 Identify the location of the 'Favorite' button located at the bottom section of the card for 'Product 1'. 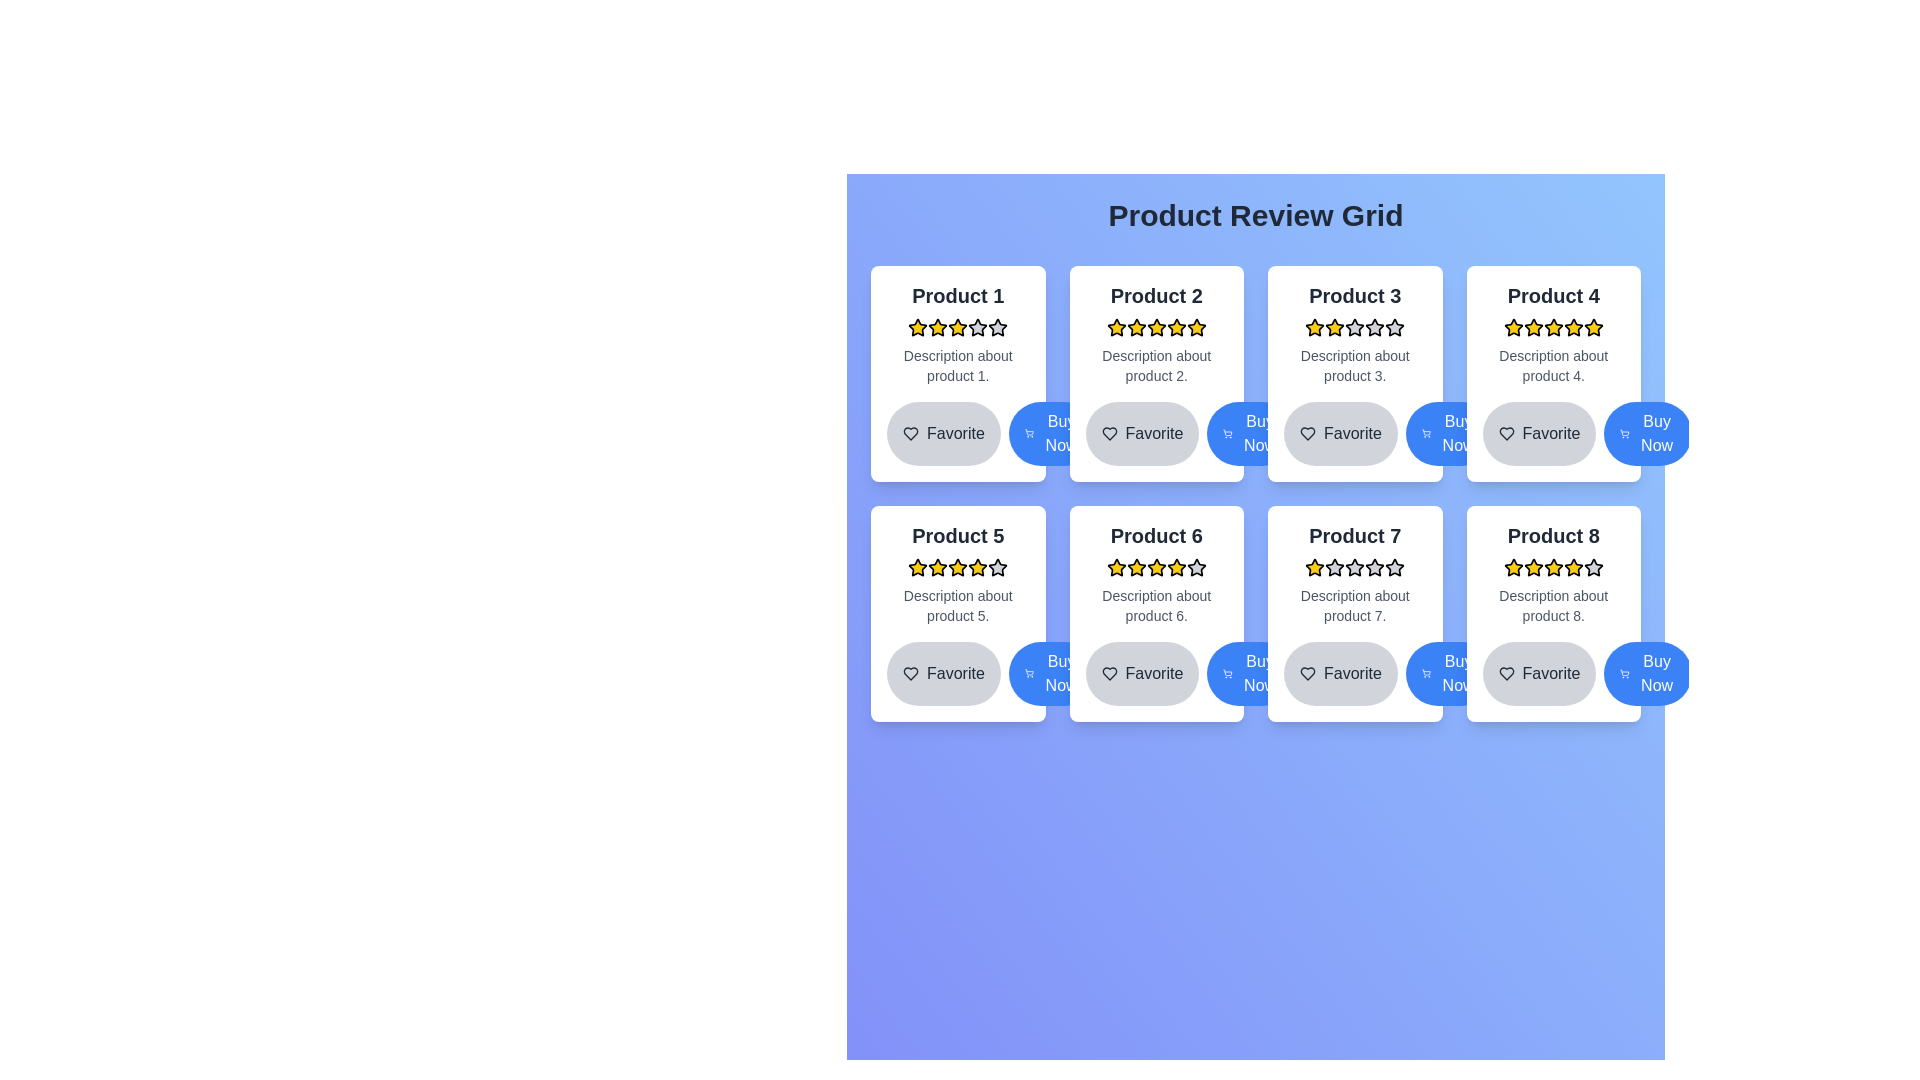
(957, 433).